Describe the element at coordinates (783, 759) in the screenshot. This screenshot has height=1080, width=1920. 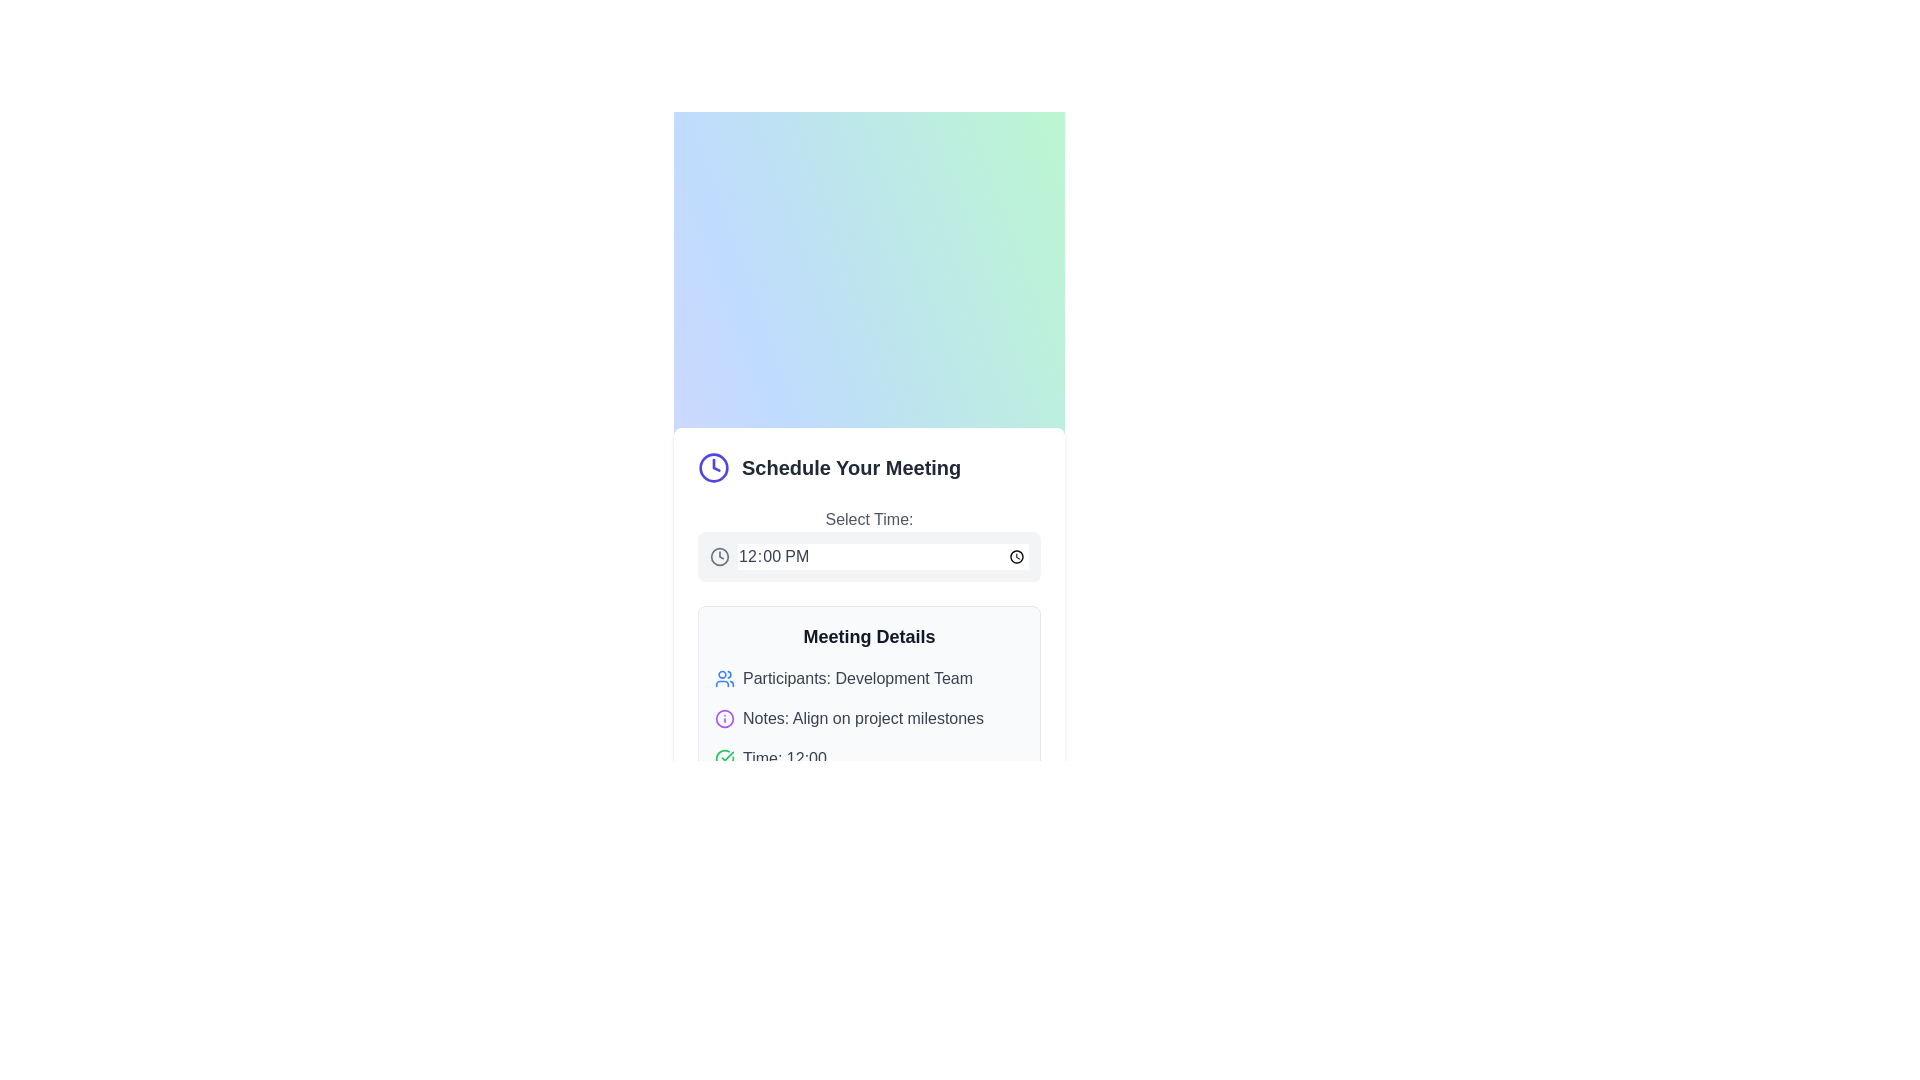
I see `the text label displaying the meeting time, located to the right of the green checkmark icon within the 'Meeting Details' card layout` at that location.